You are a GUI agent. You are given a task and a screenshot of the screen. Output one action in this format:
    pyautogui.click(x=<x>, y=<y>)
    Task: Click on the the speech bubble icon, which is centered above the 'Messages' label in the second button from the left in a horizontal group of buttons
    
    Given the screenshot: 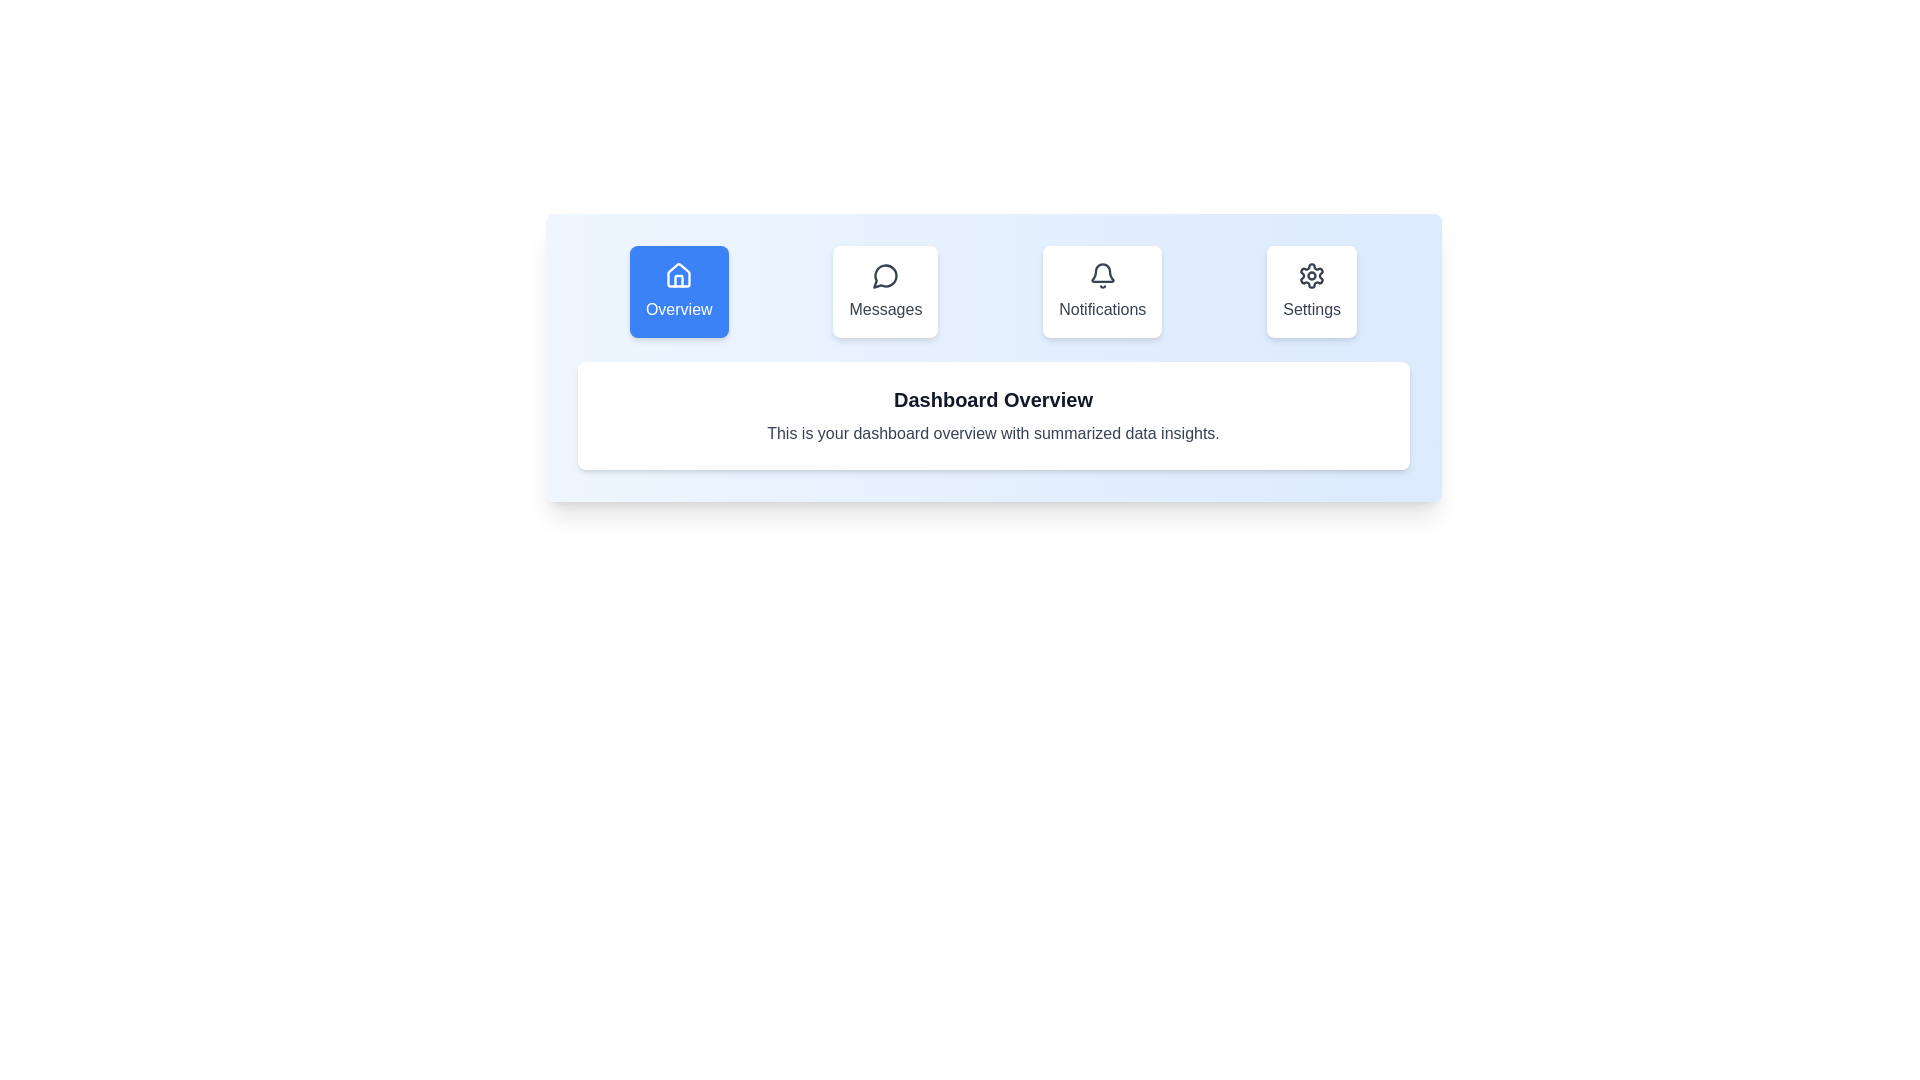 What is the action you would take?
    pyautogui.click(x=884, y=276)
    